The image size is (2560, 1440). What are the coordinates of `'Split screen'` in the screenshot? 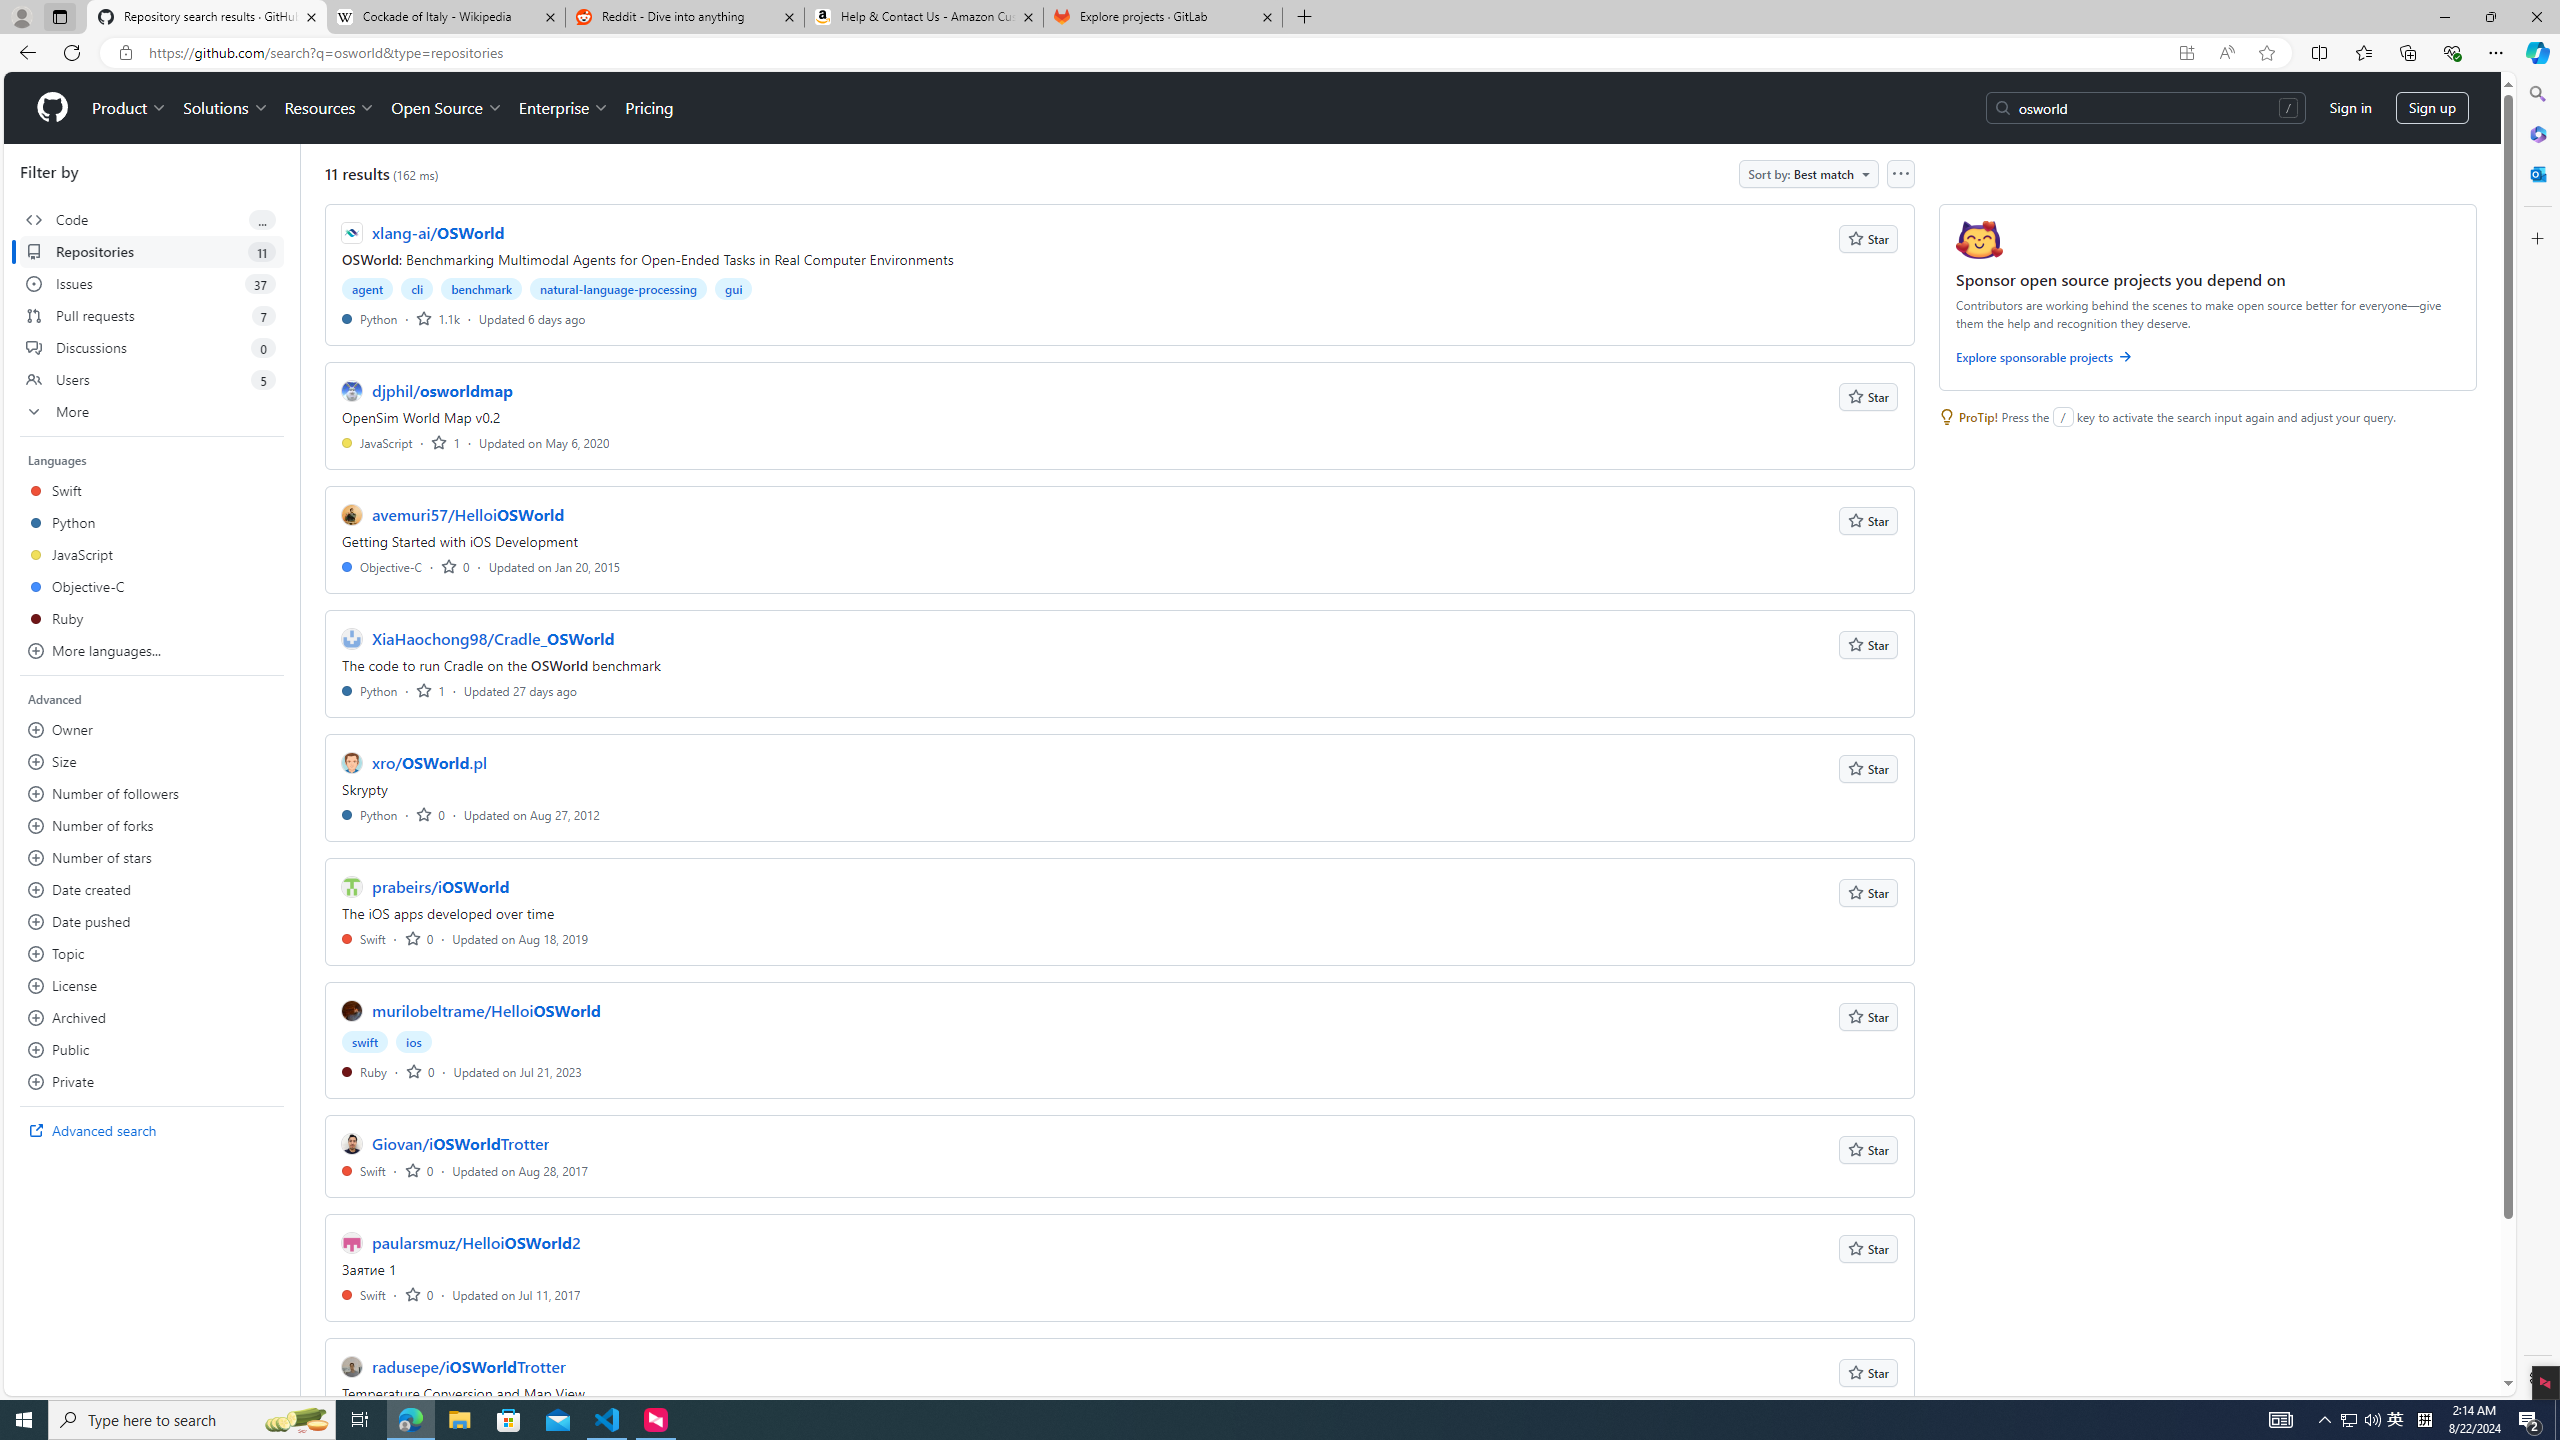 It's located at (2319, 51).